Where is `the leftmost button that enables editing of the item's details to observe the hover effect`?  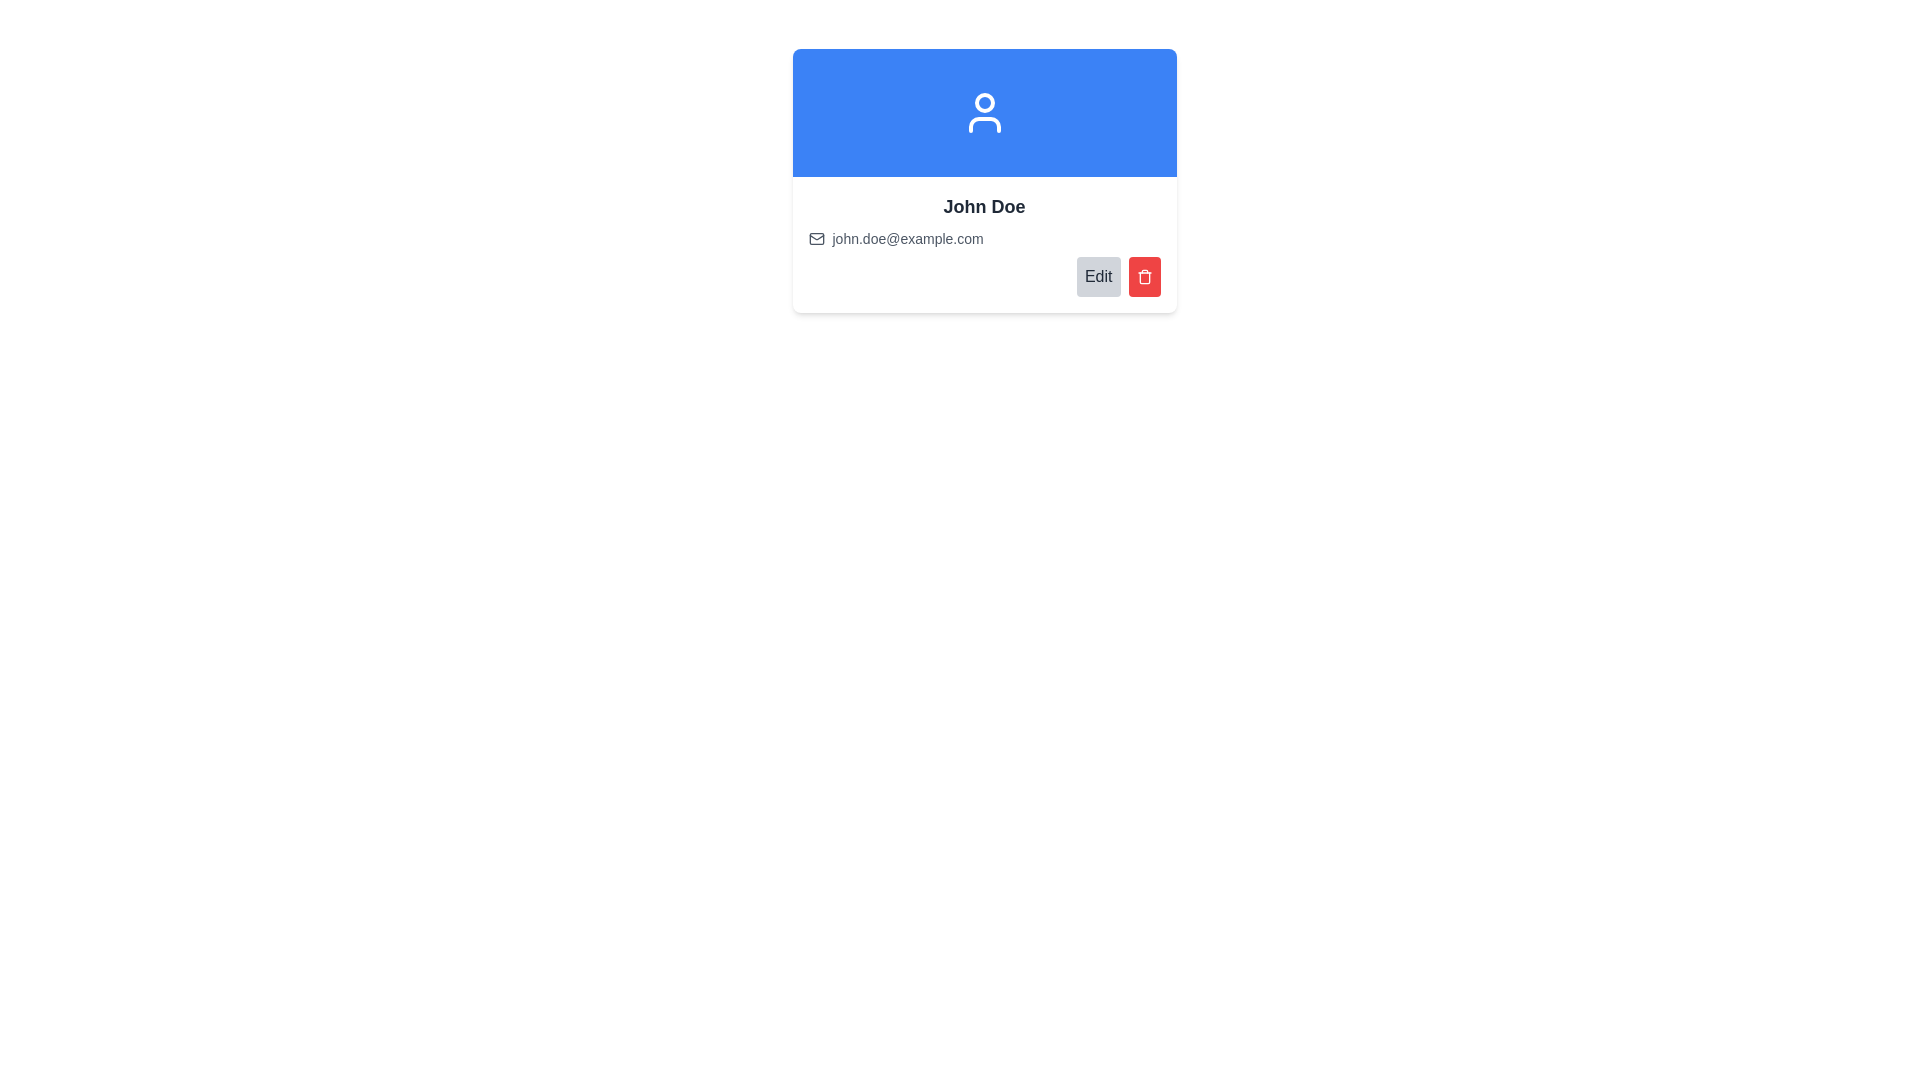 the leftmost button that enables editing of the item's details to observe the hover effect is located at coordinates (1097, 277).